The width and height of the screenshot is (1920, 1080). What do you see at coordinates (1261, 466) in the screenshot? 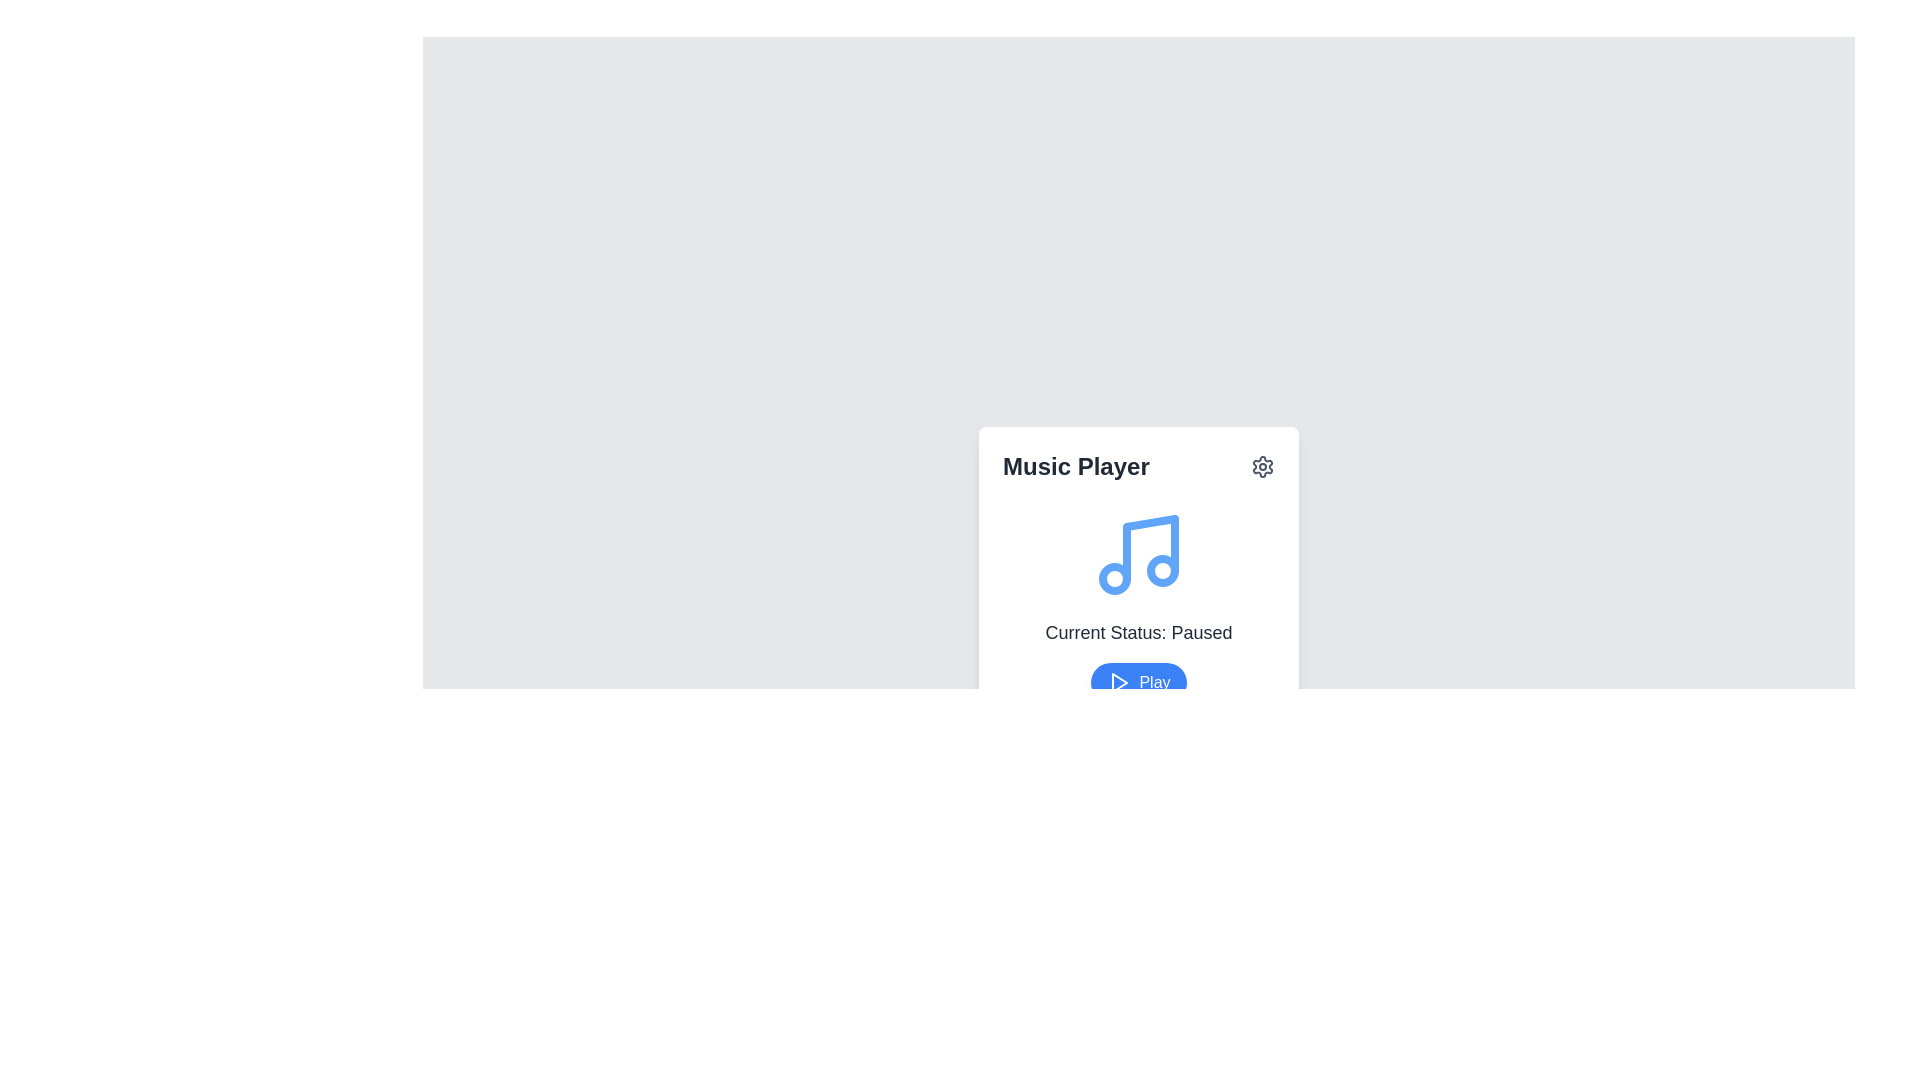
I see `the cogwheel-shaped settings icon located in the top-right corner of the 'Music Player' card` at bounding box center [1261, 466].